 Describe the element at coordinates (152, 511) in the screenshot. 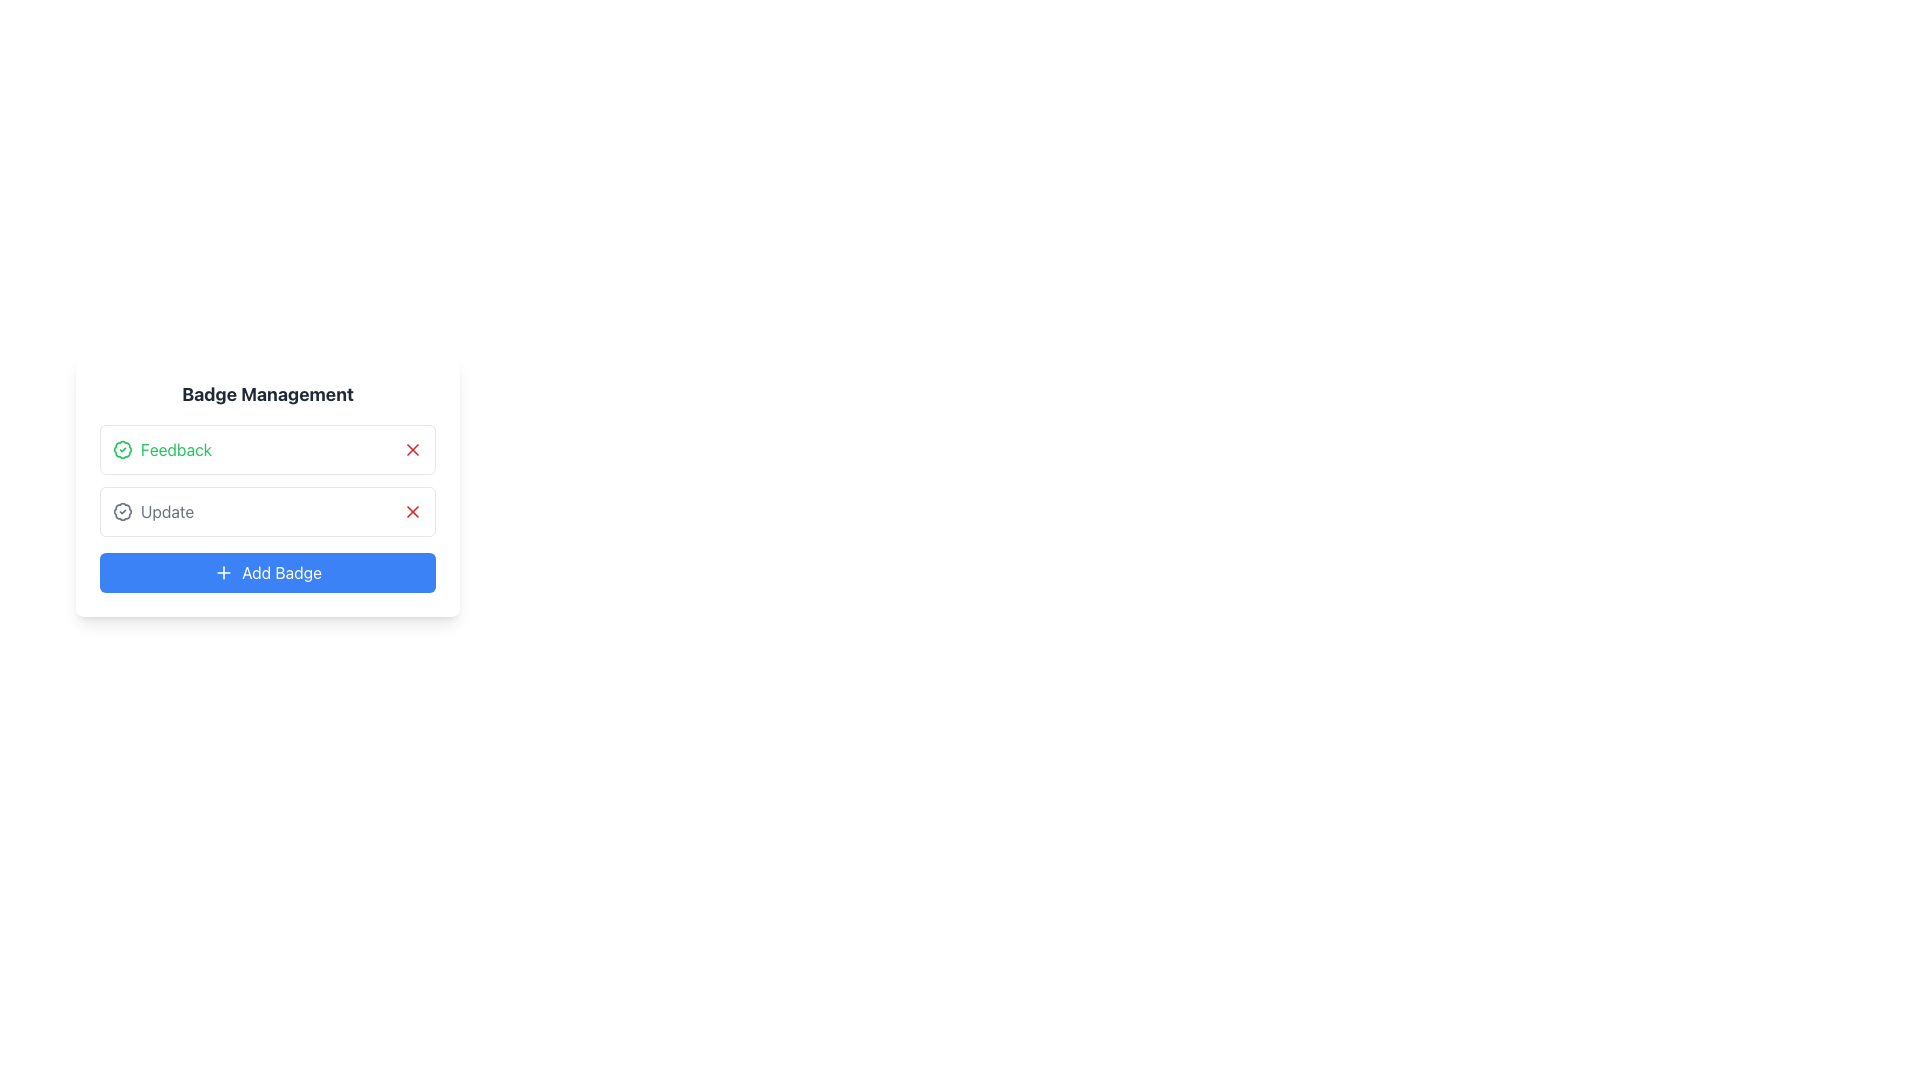

I see `on the List Item labeled 'Update' that features a badge icon with a checkmark, located in the second row of the vertical list in the 'Badge Management' card component` at that location.